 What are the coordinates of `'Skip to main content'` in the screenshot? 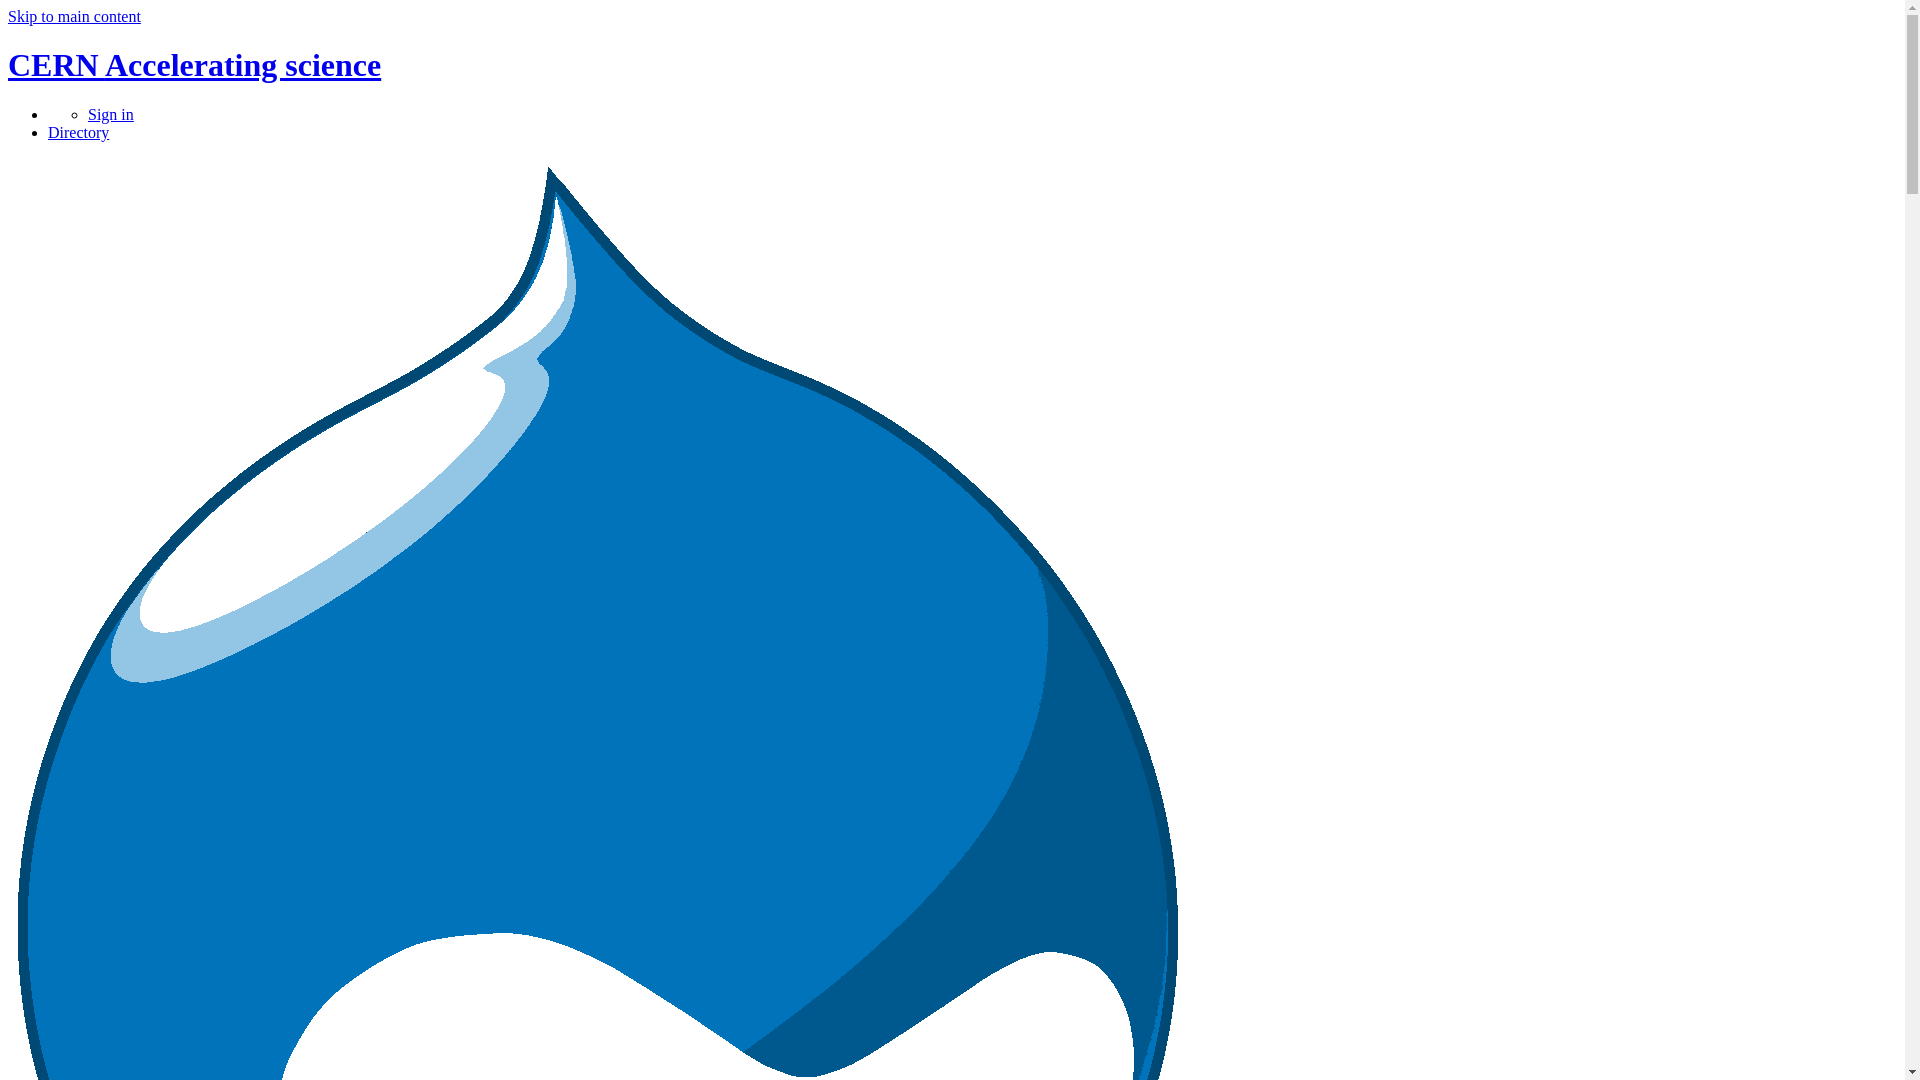 It's located at (74, 16).